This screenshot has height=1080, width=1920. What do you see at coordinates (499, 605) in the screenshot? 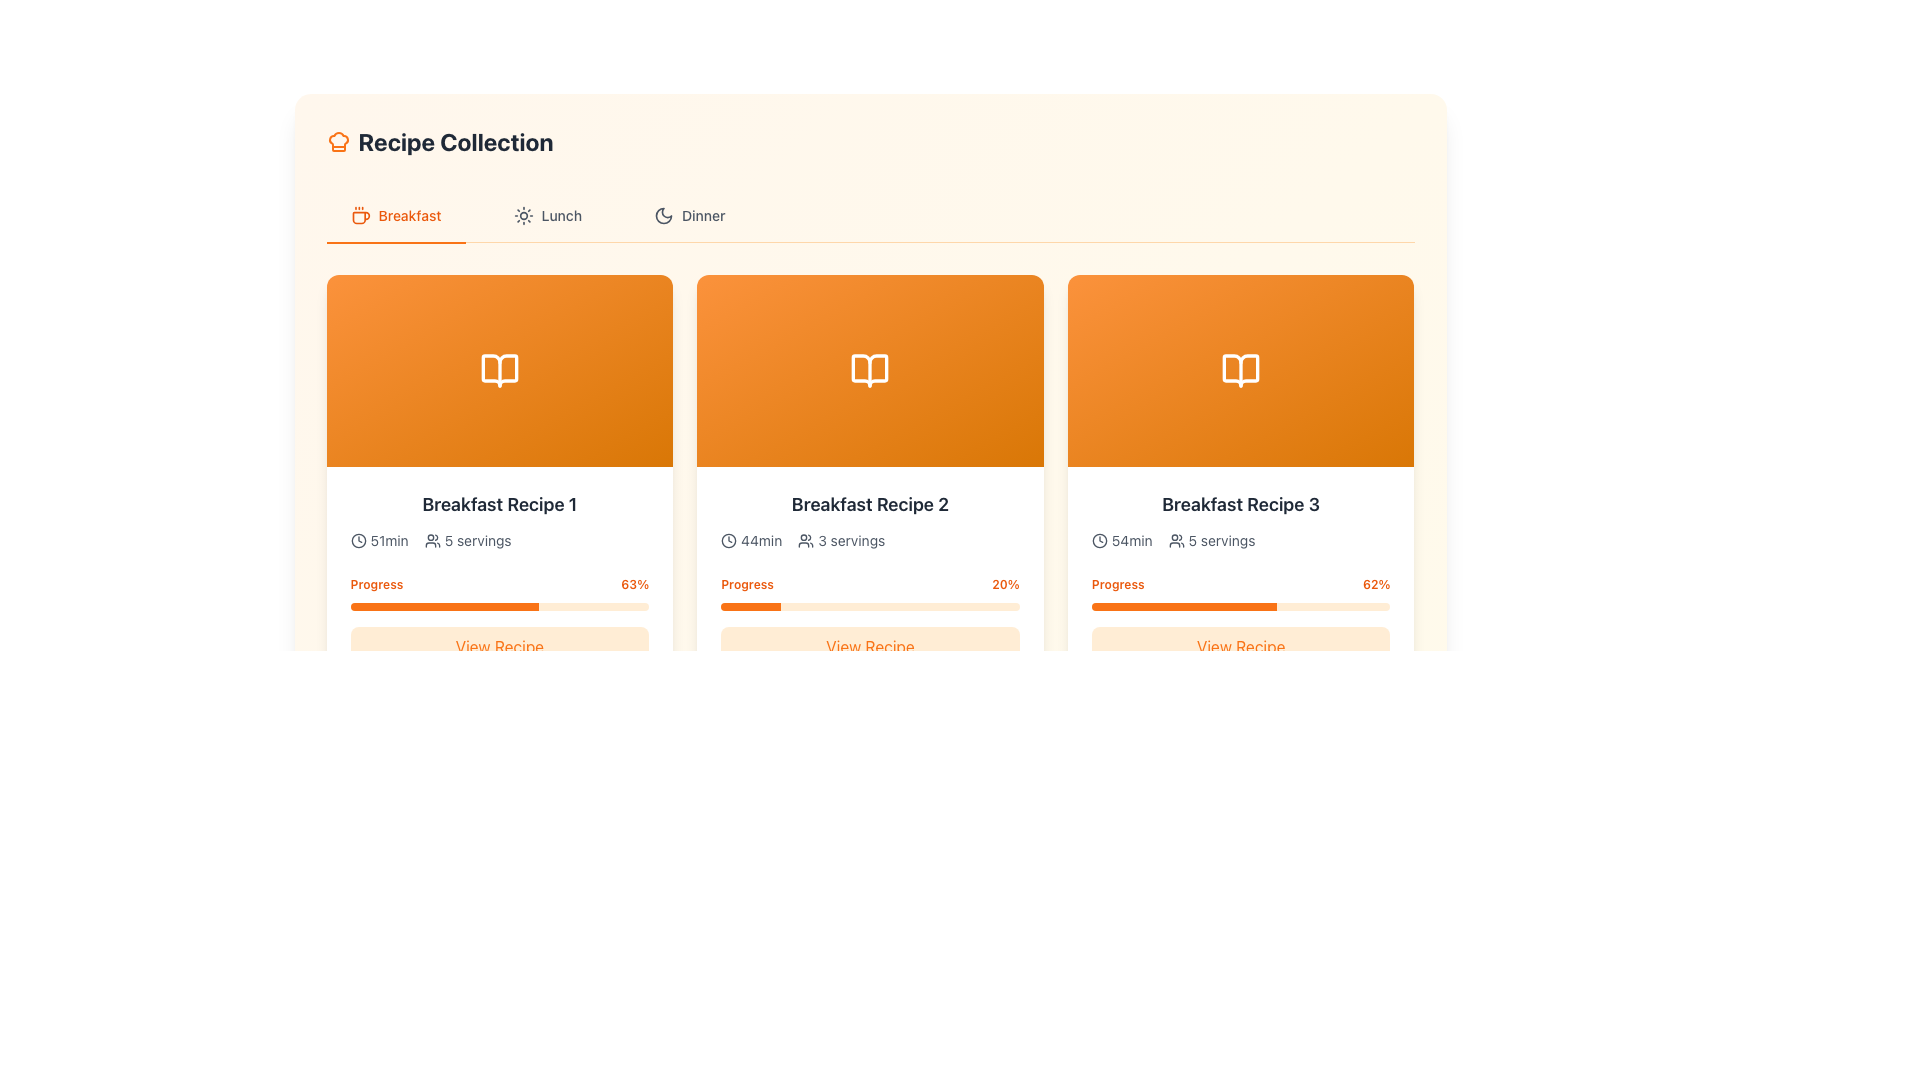
I see `the Progress Bar element located within the 'Breakfast Recipe 1' card, which is labeled 'Progress' on the left and '63%' on the right, situated above the 'View Recipe' button` at bounding box center [499, 605].